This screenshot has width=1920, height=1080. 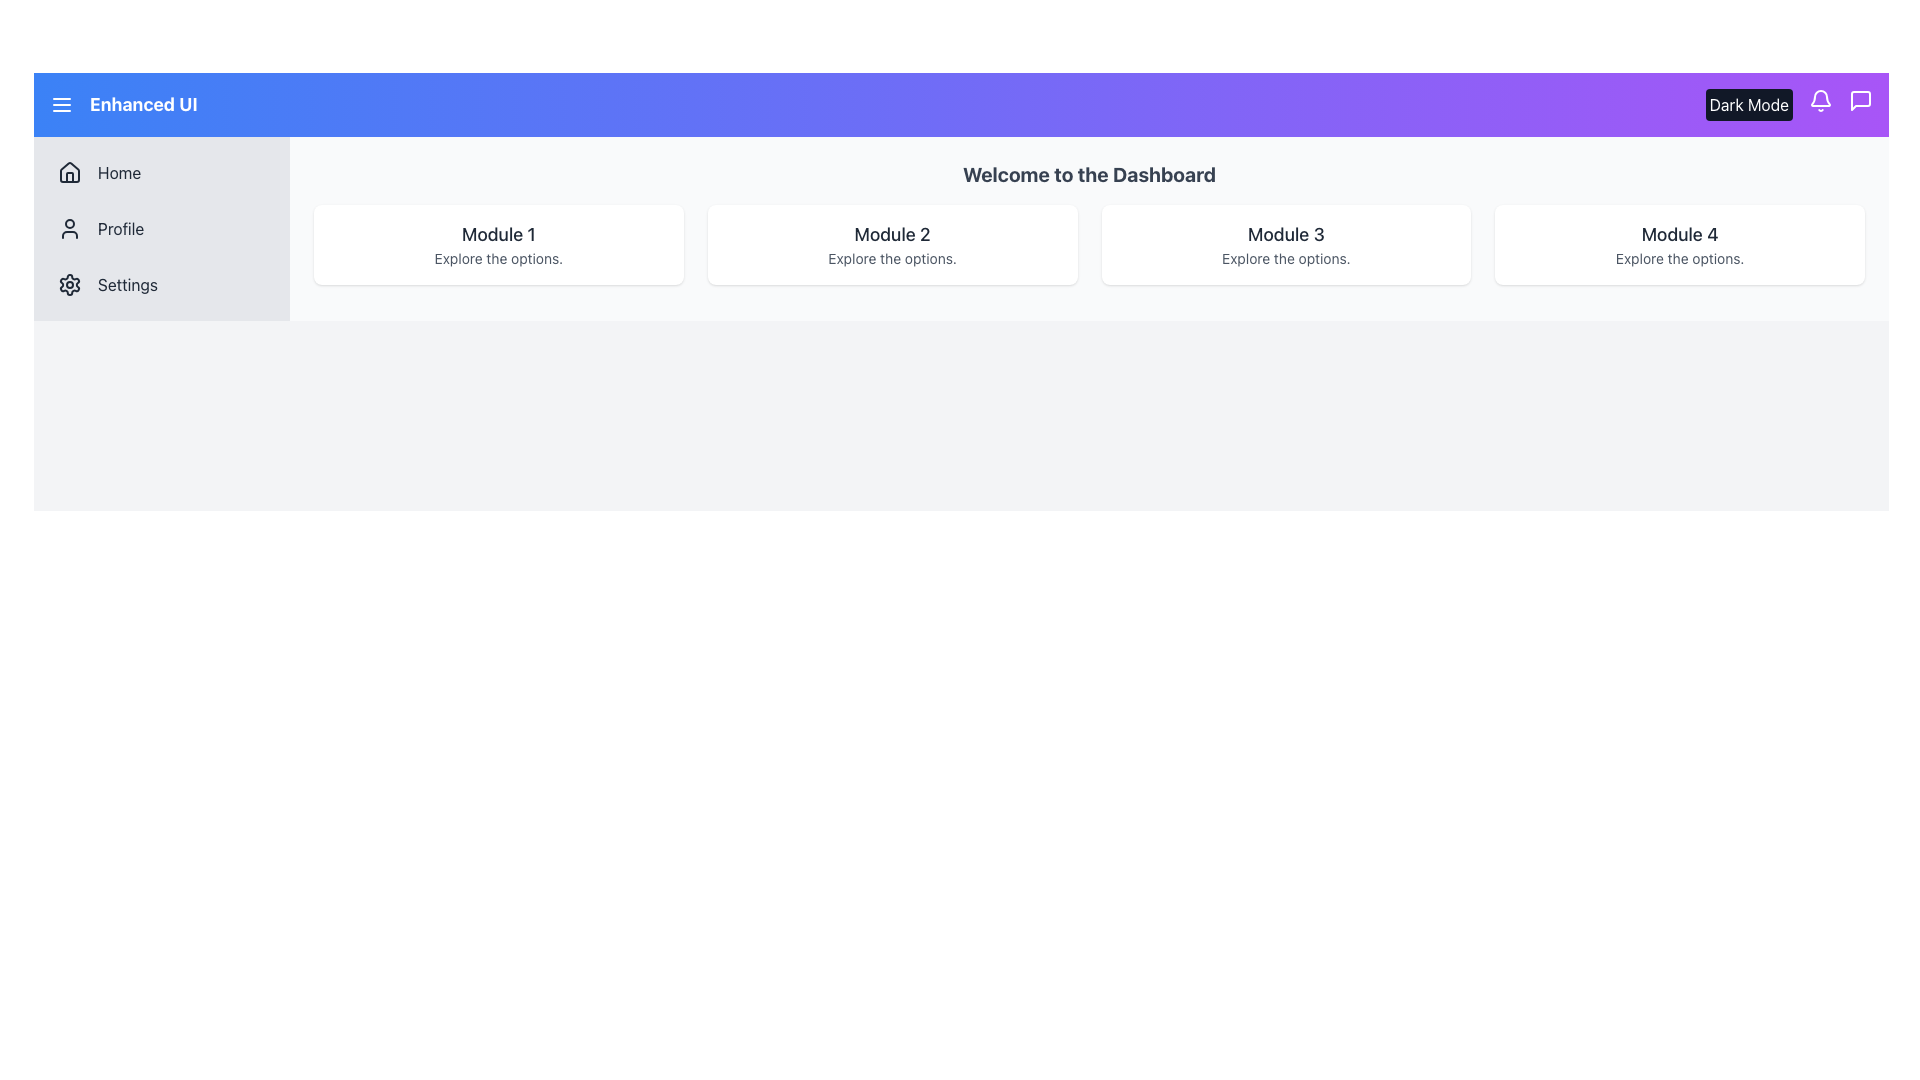 What do you see at coordinates (162, 172) in the screenshot?
I see `the 'Home' navigation item located in the sidebar on the left, above the 'Profile' and 'Settings' items` at bounding box center [162, 172].